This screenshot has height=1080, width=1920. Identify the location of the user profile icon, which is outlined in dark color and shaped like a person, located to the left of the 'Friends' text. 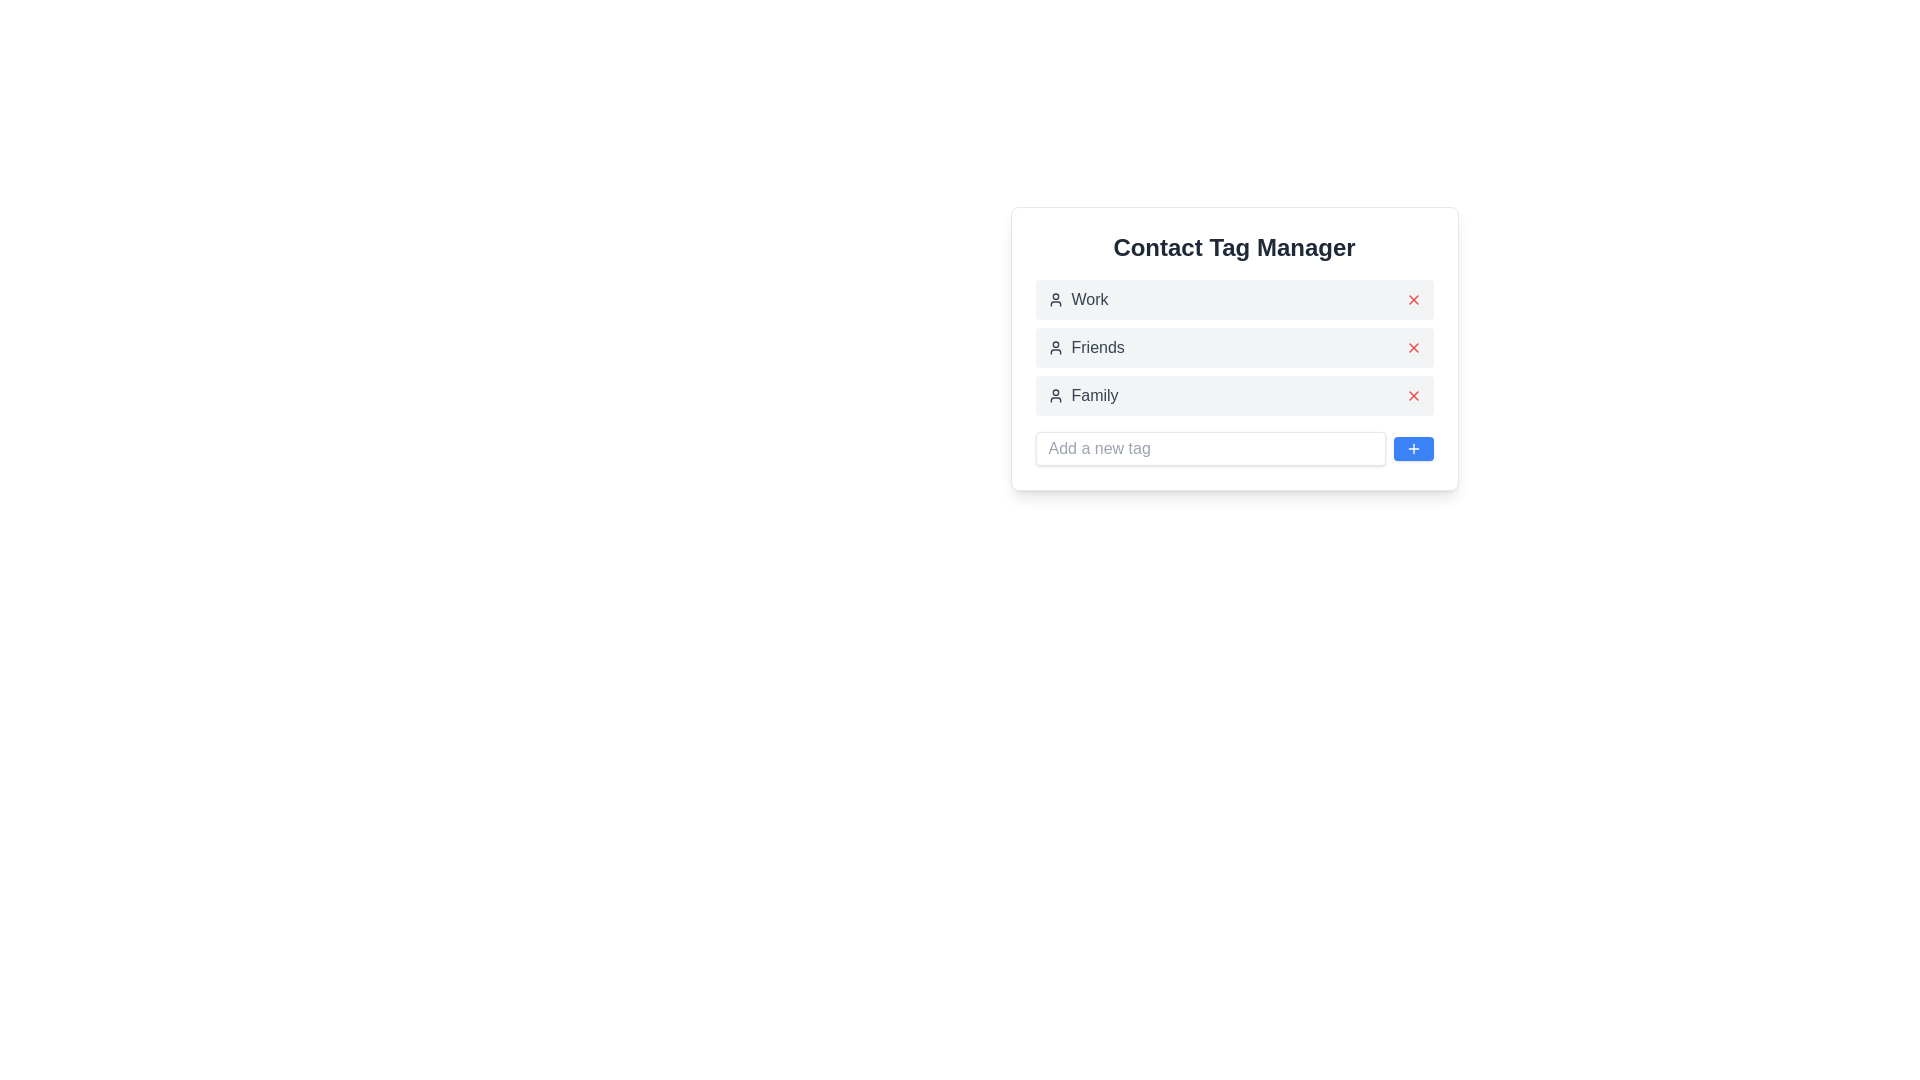
(1054, 346).